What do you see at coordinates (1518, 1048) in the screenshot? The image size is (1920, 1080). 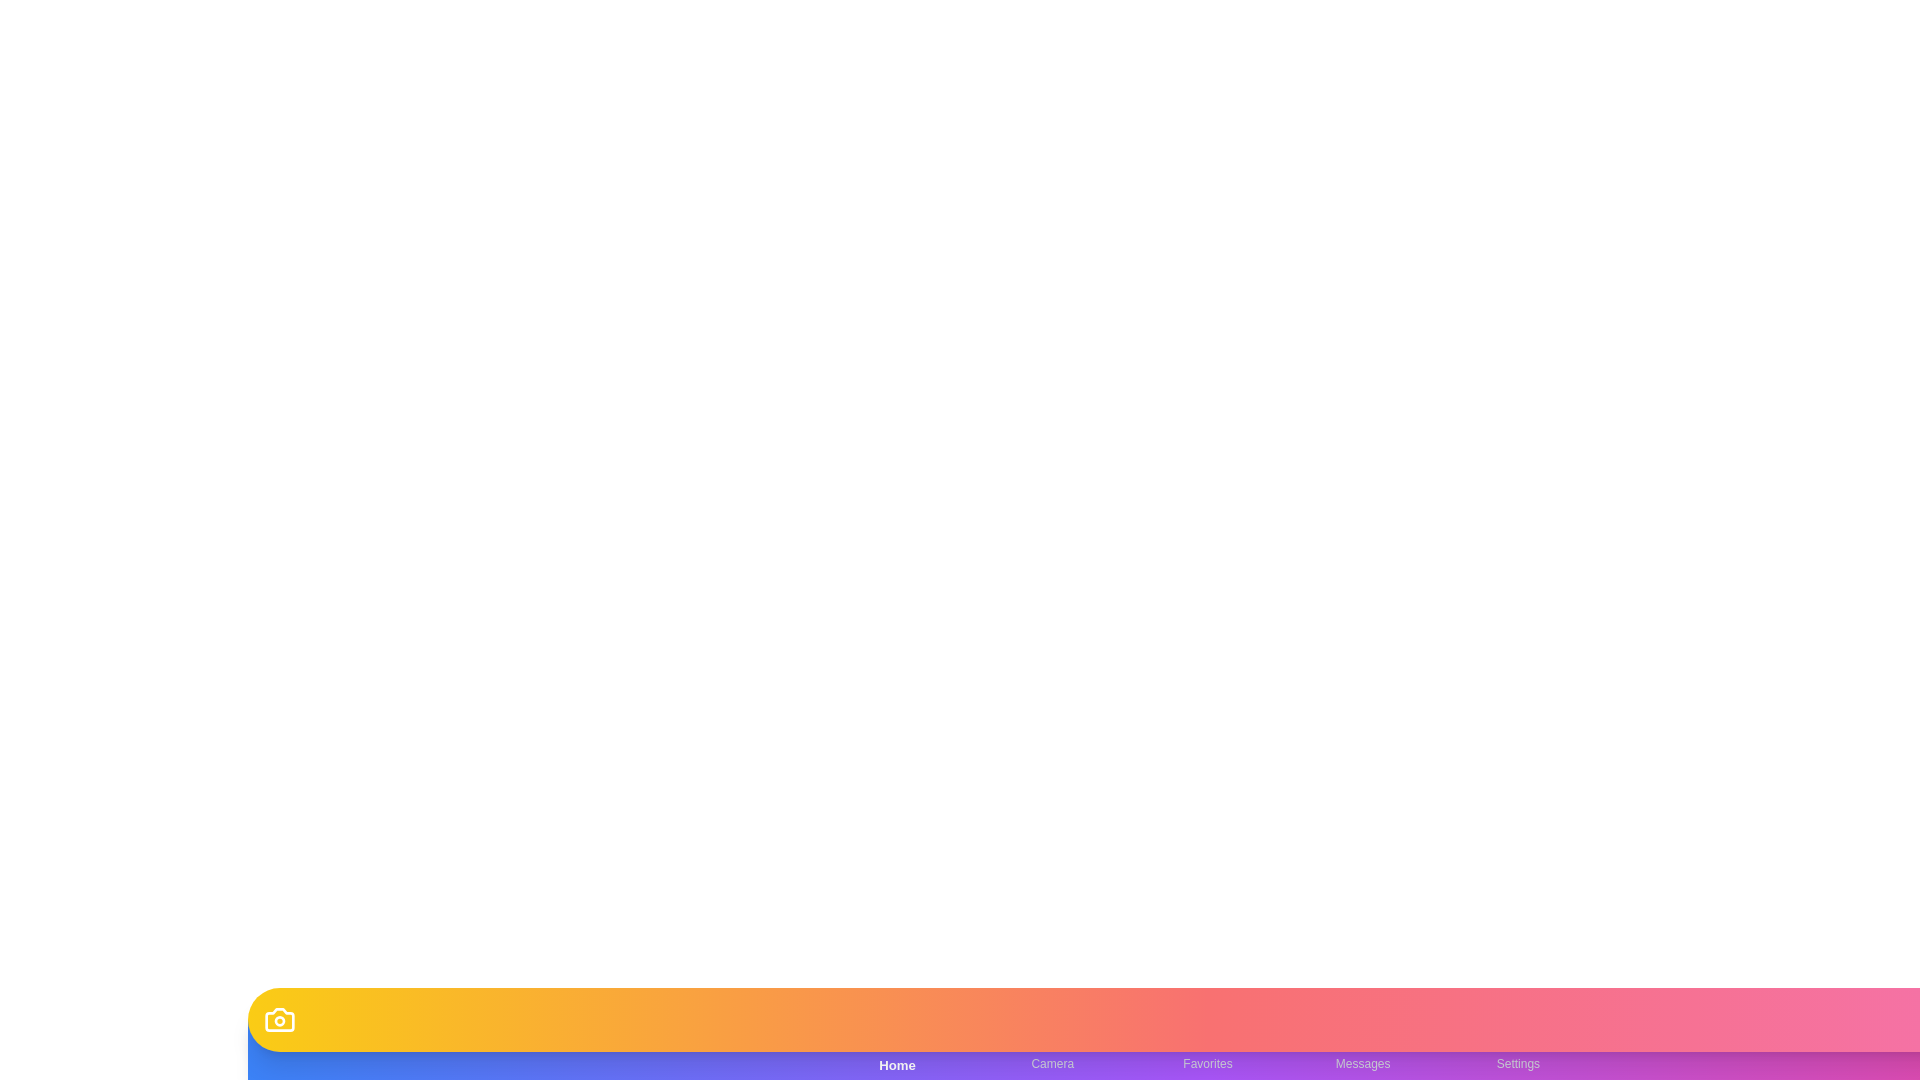 I see `the Settings button to observe its hover effect` at bounding box center [1518, 1048].